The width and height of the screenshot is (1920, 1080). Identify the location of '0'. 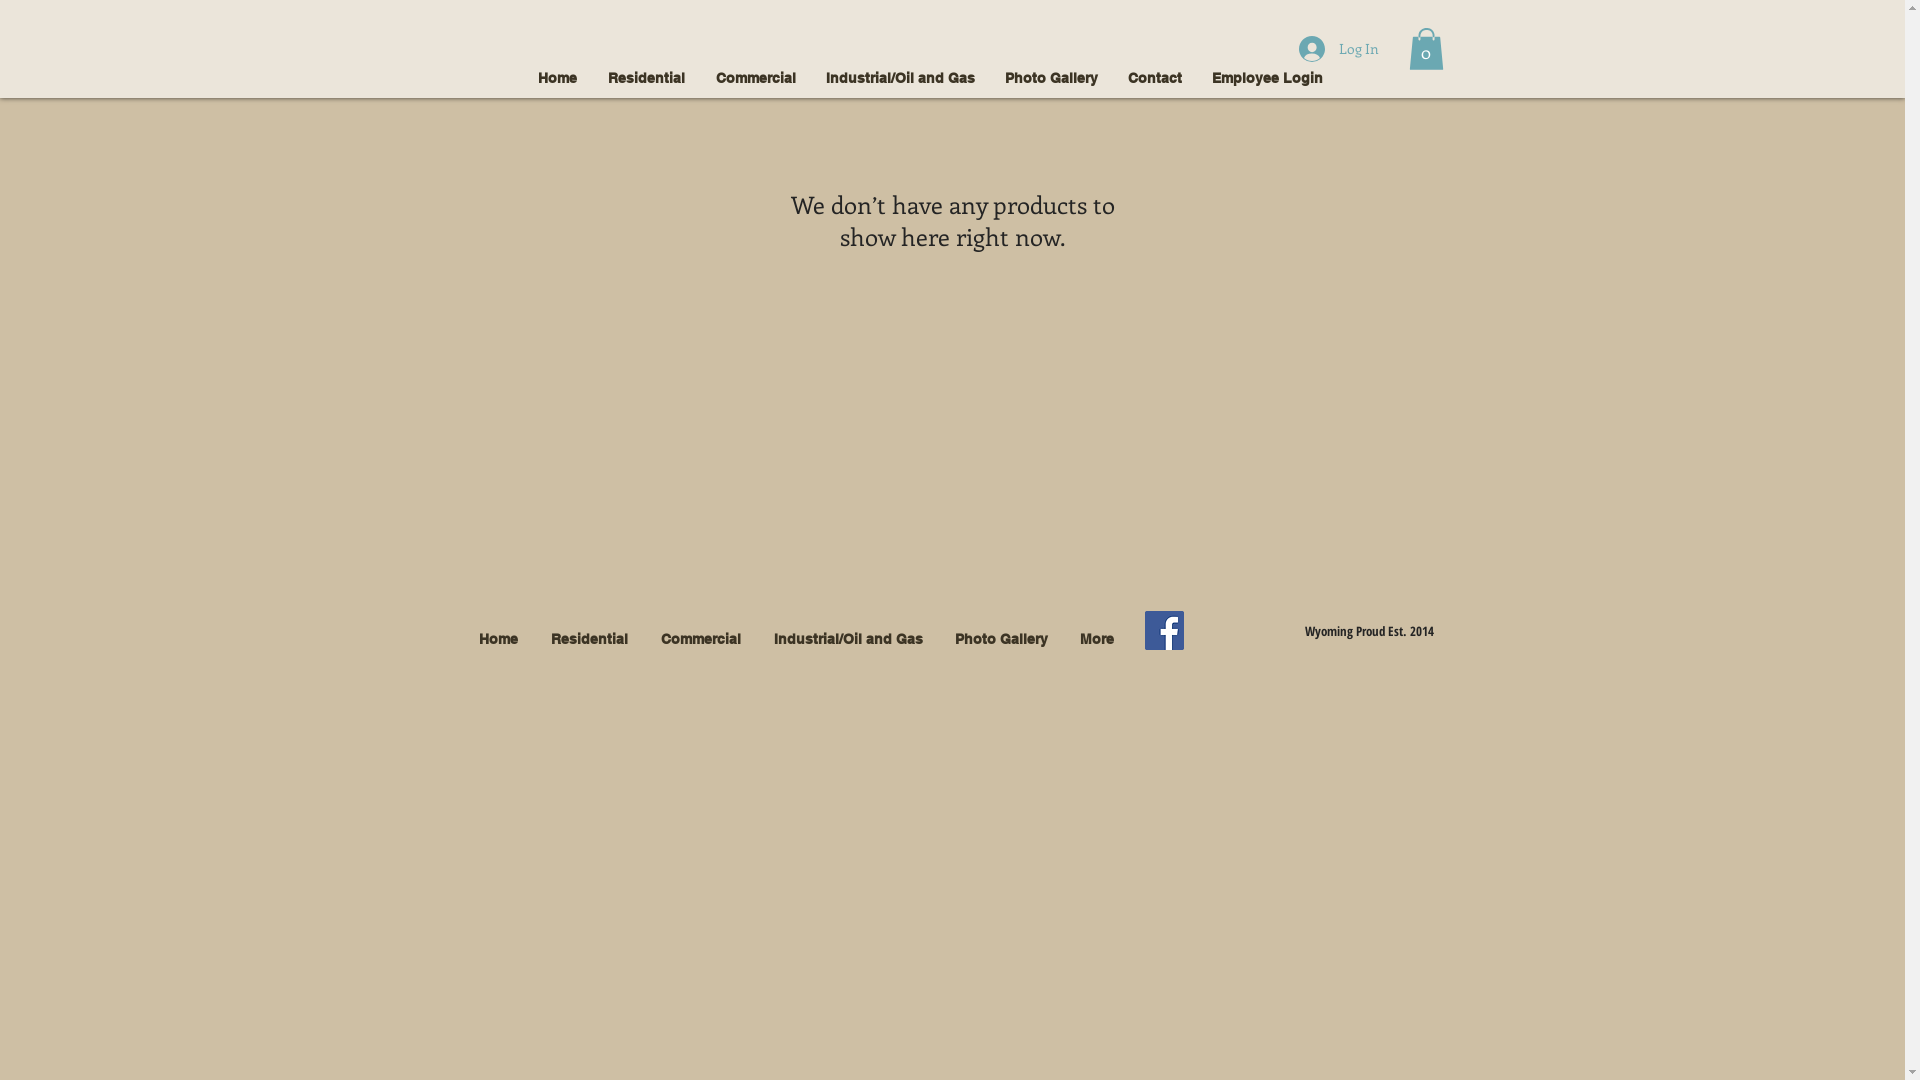
(1424, 48).